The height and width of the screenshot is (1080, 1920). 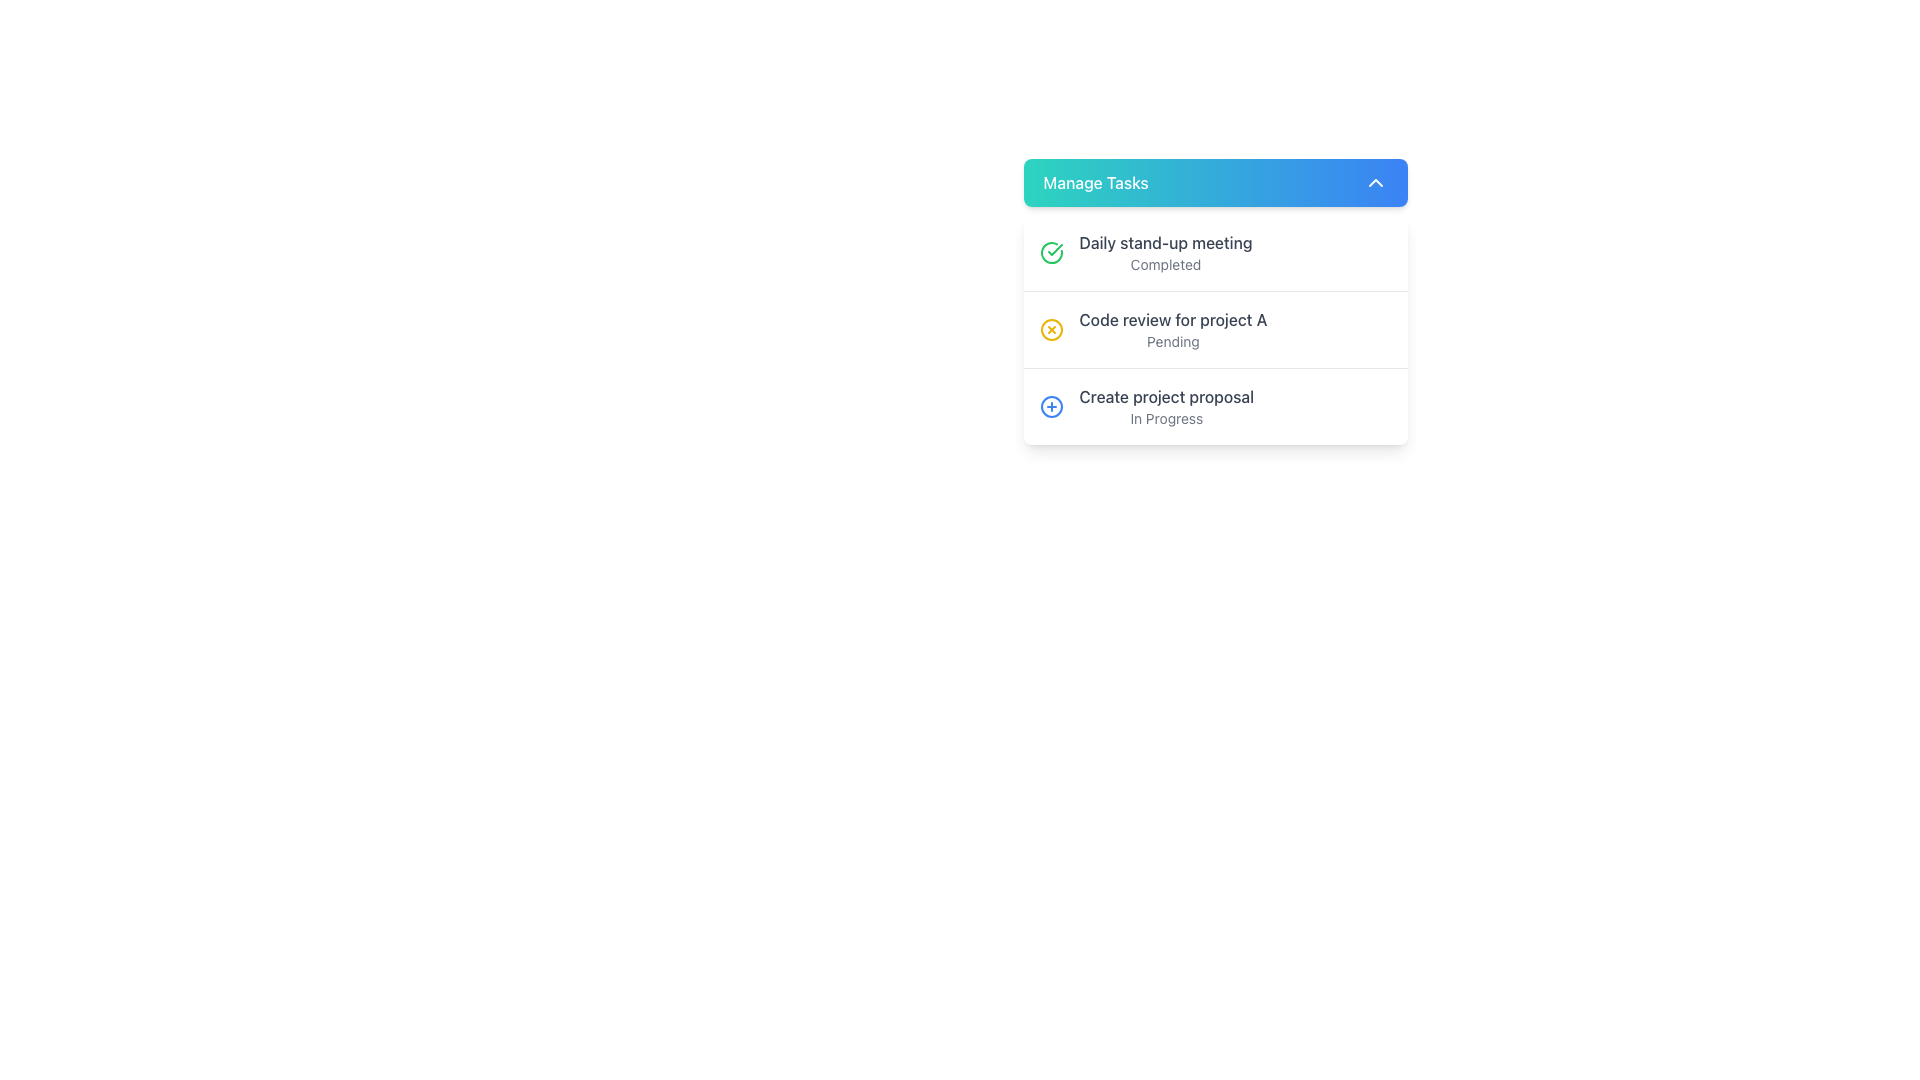 I want to click on the status label indicating 'Pending' located below 'Code review for project A' in the 'Manage Tasks' panel, so click(x=1173, y=341).